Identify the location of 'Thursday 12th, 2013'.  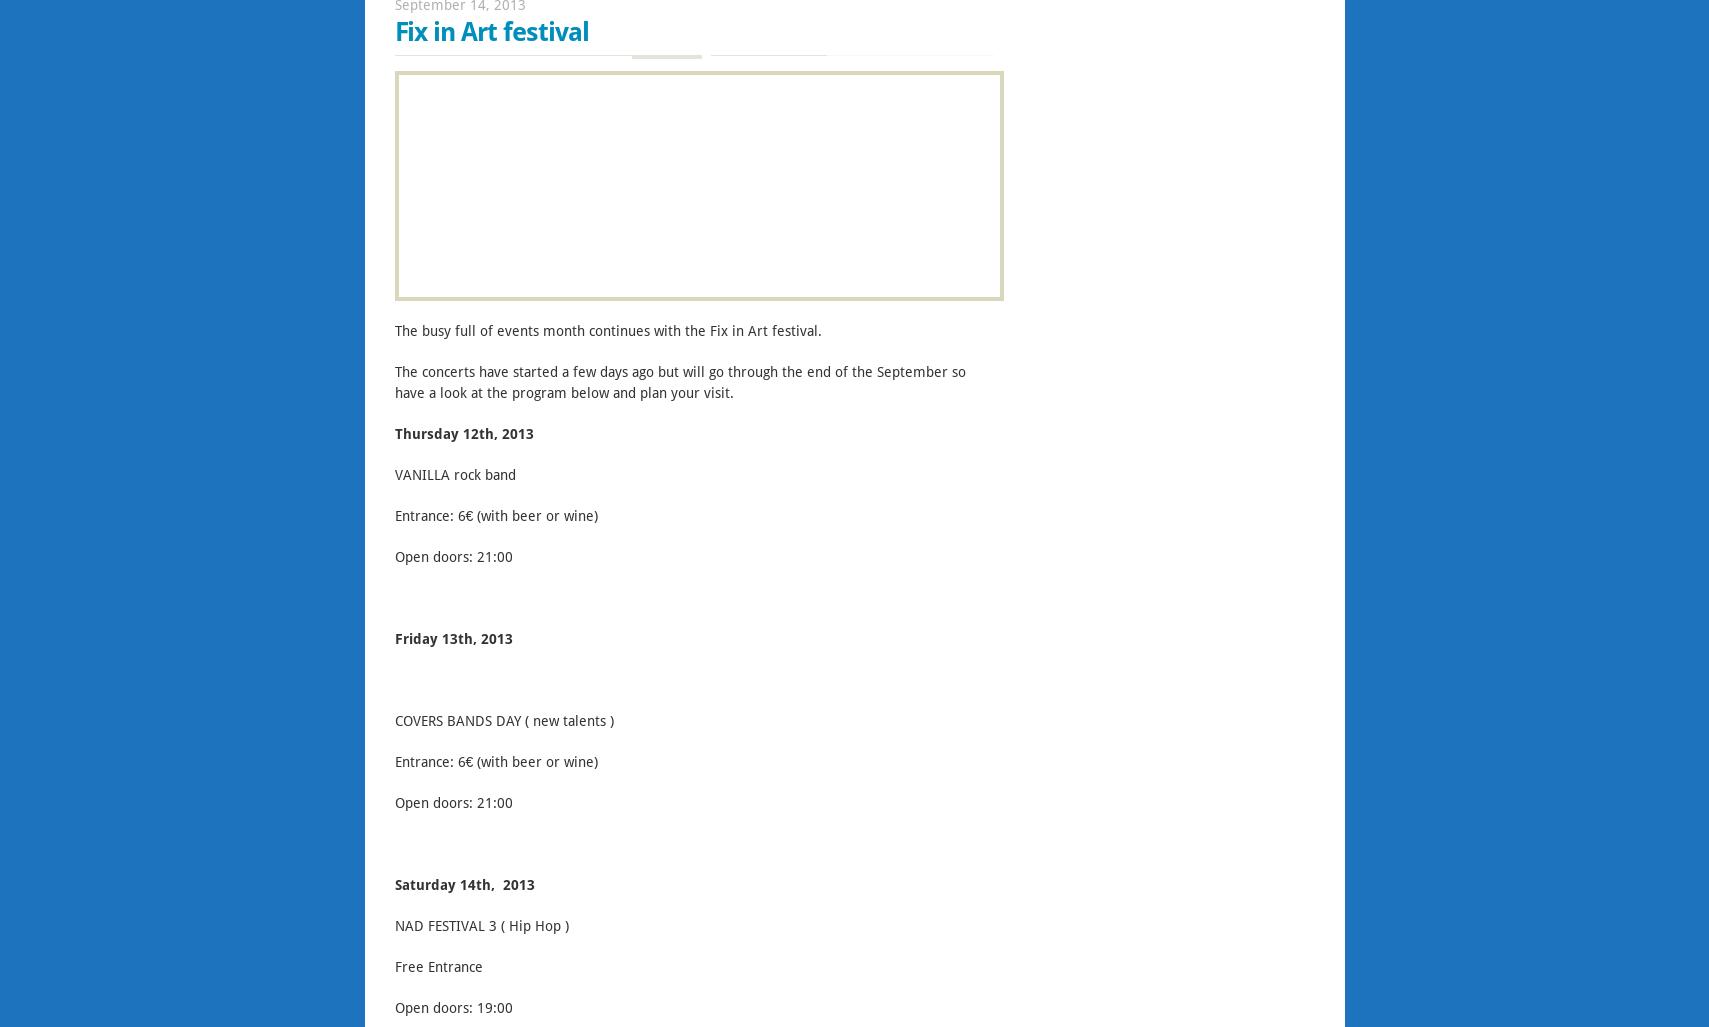
(462, 434).